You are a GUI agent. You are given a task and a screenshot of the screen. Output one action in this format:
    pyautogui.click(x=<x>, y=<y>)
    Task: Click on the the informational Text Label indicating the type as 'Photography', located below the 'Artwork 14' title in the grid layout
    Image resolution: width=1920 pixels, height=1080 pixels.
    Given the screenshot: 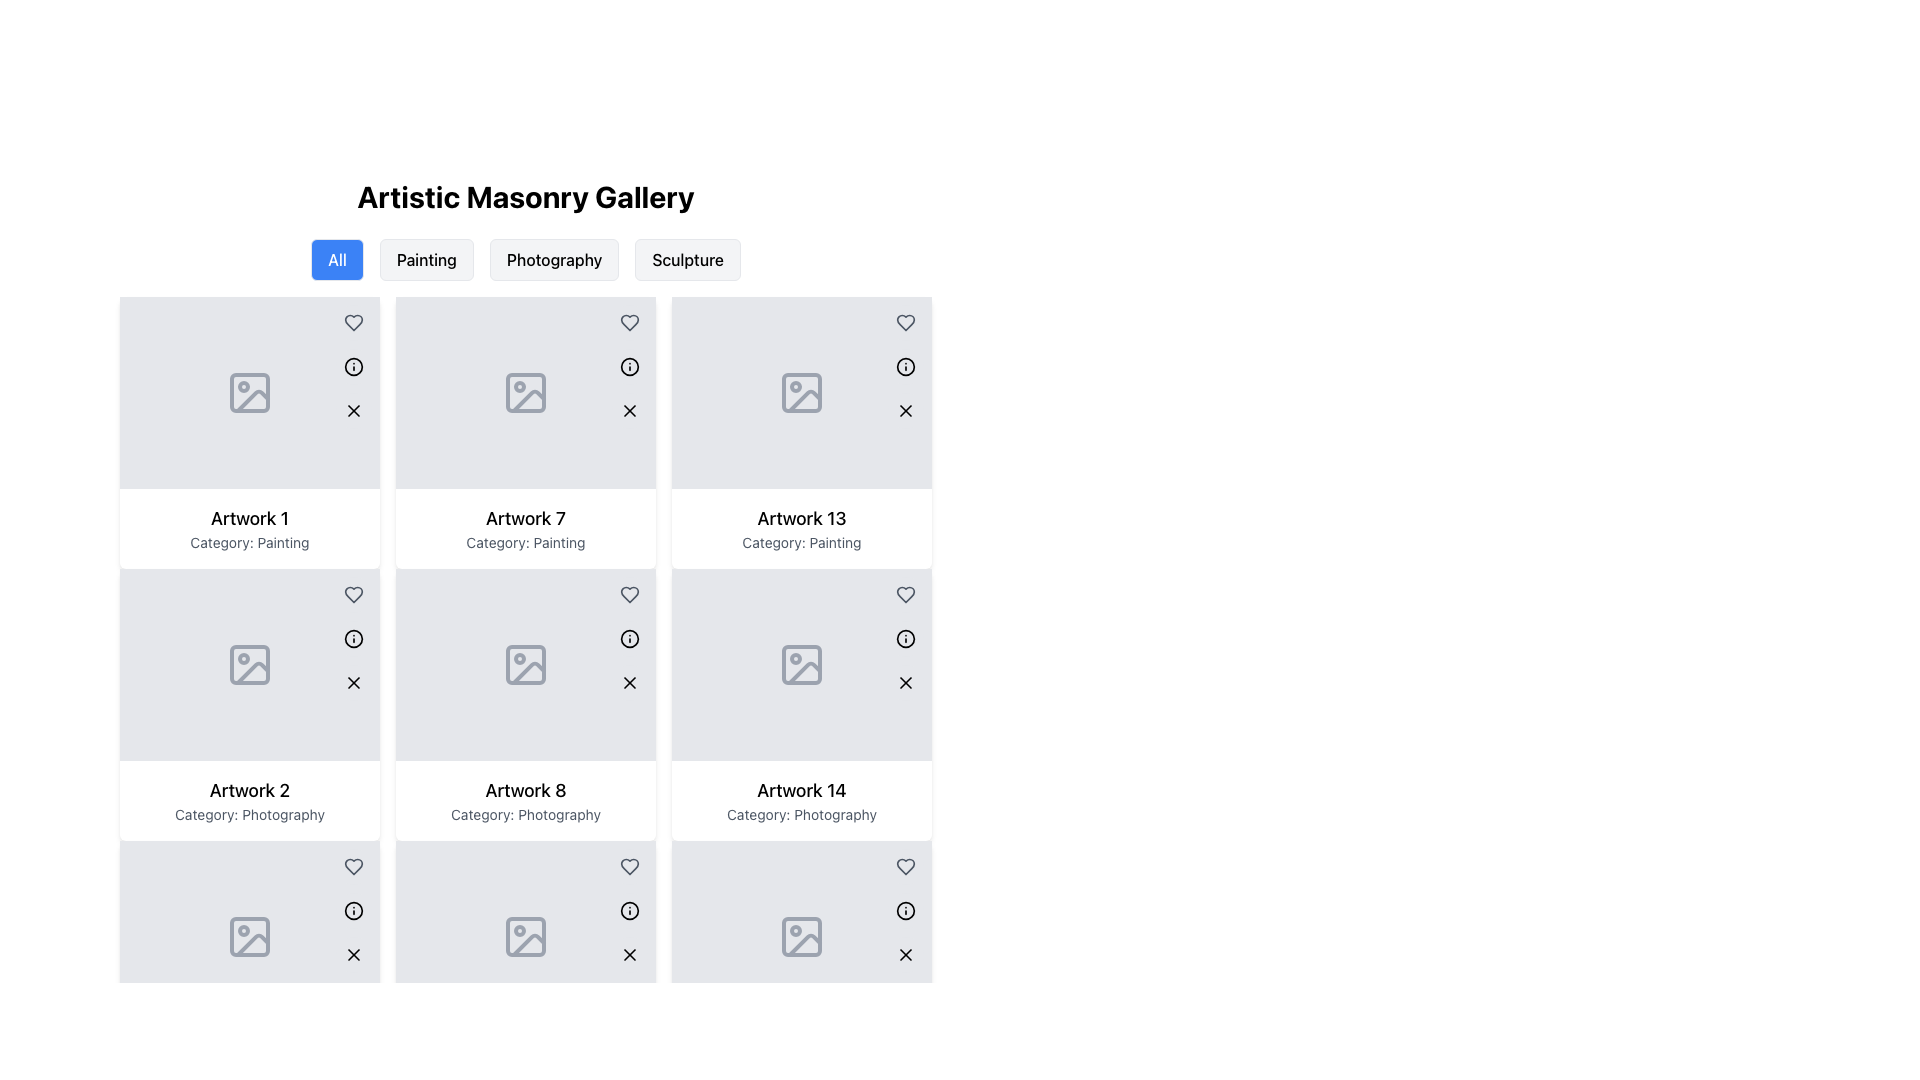 What is the action you would take?
    pyautogui.click(x=801, y=814)
    